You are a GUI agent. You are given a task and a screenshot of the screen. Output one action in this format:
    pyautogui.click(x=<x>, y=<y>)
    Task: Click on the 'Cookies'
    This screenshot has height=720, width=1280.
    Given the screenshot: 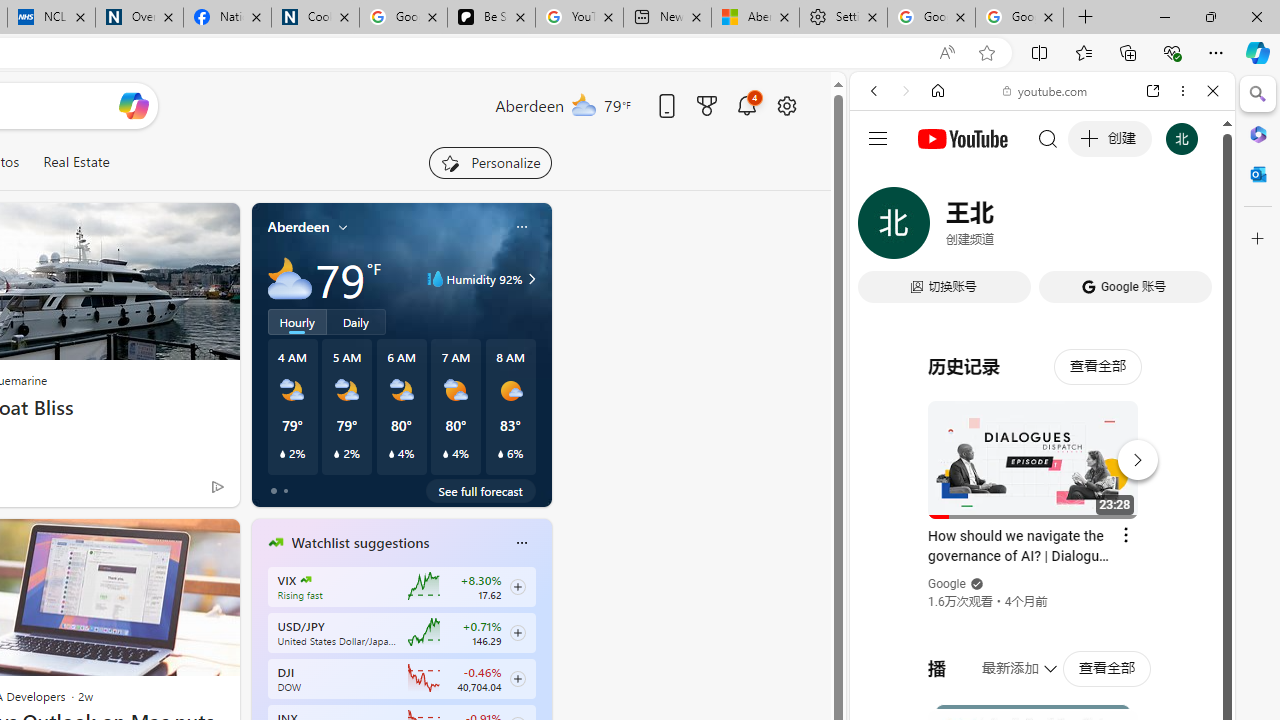 What is the action you would take?
    pyautogui.click(x=314, y=17)
    